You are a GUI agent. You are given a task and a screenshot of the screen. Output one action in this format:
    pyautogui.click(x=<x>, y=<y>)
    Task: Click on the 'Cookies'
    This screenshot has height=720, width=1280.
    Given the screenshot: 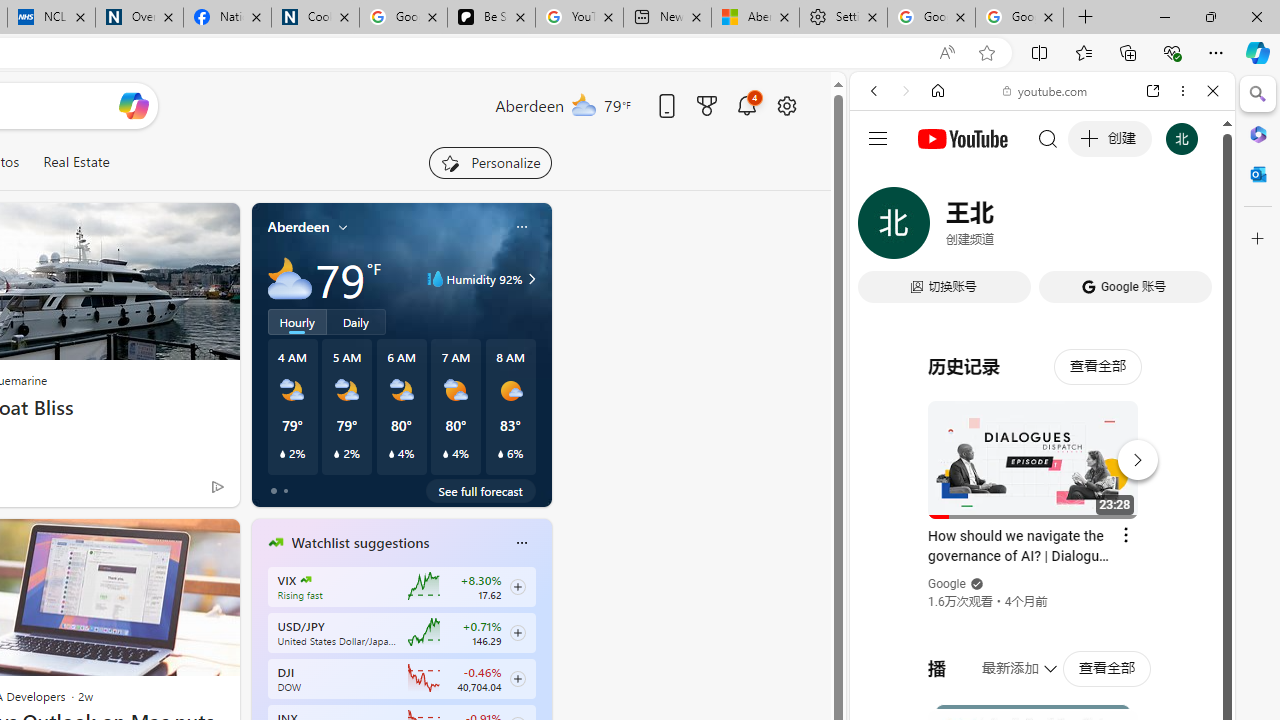 What is the action you would take?
    pyautogui.click(x=314, y=17)
    